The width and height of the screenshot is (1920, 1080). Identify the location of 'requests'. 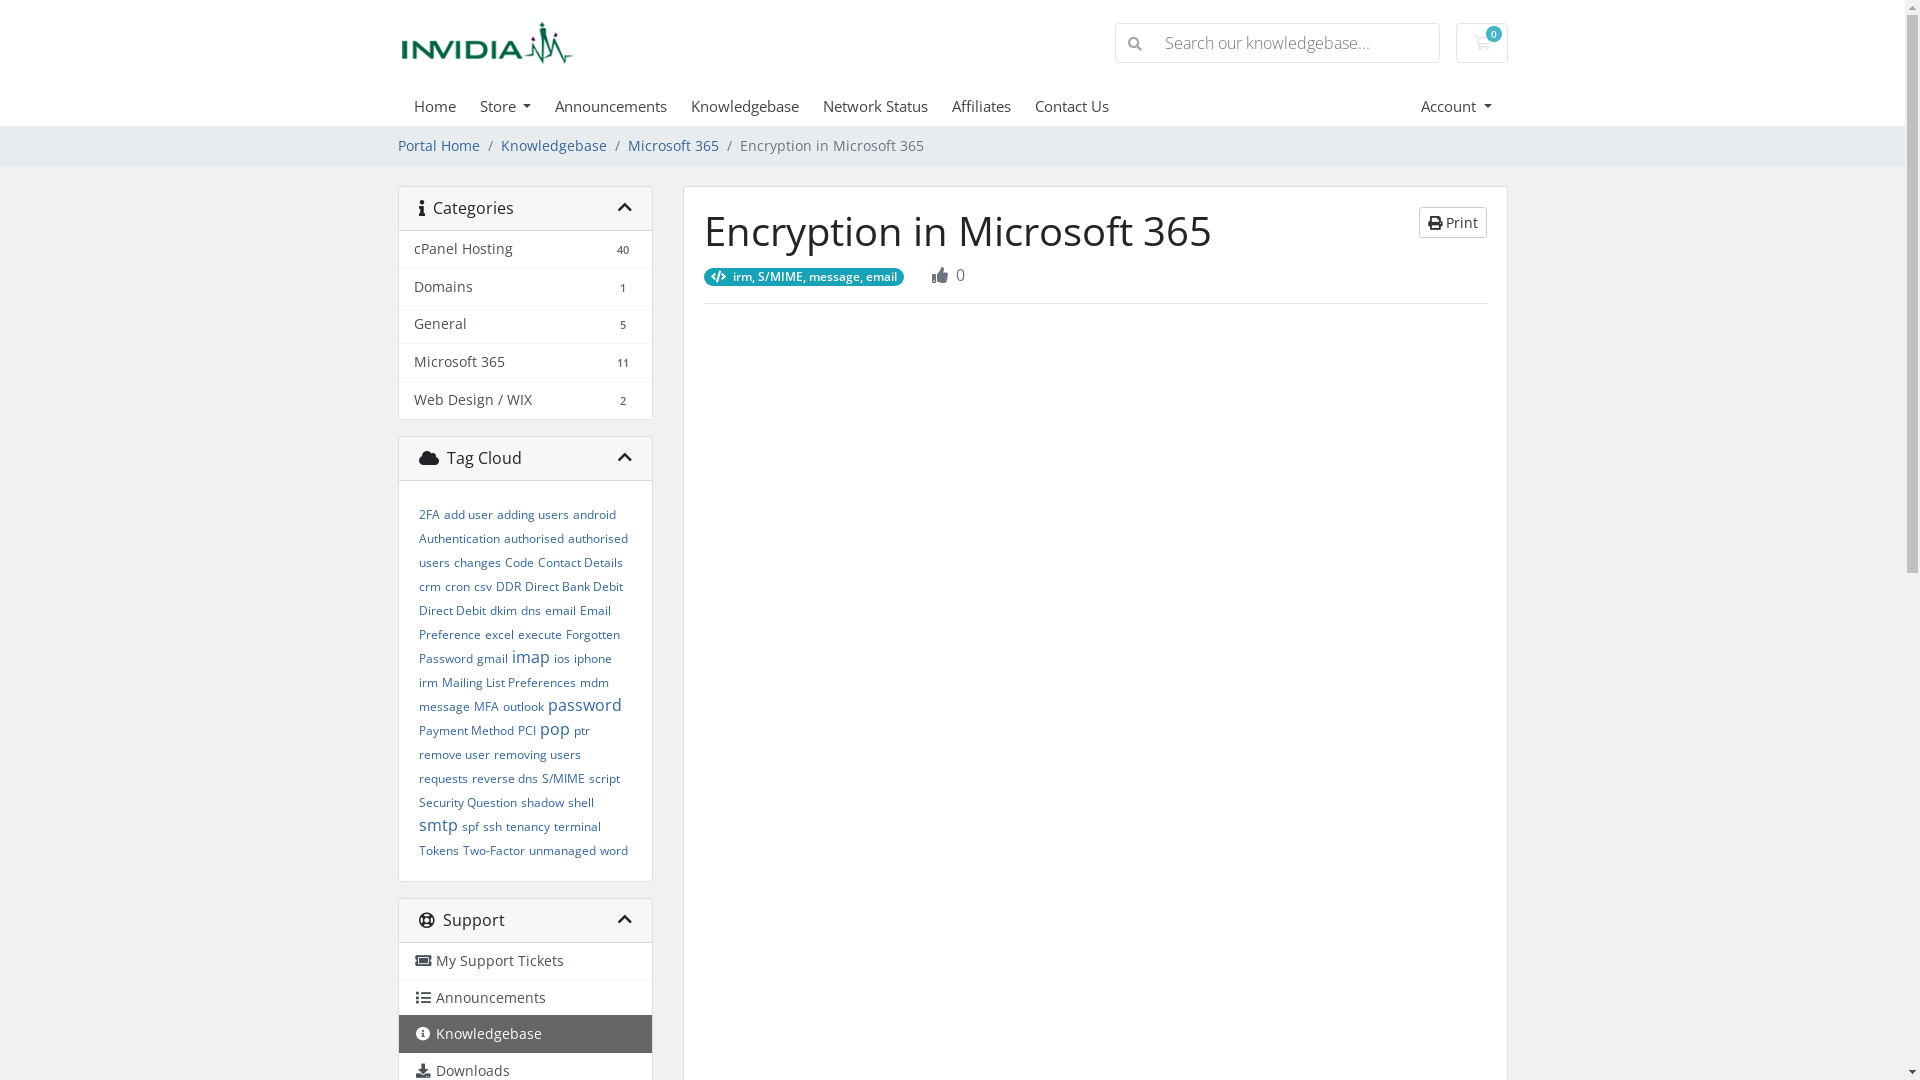
(441, 777).